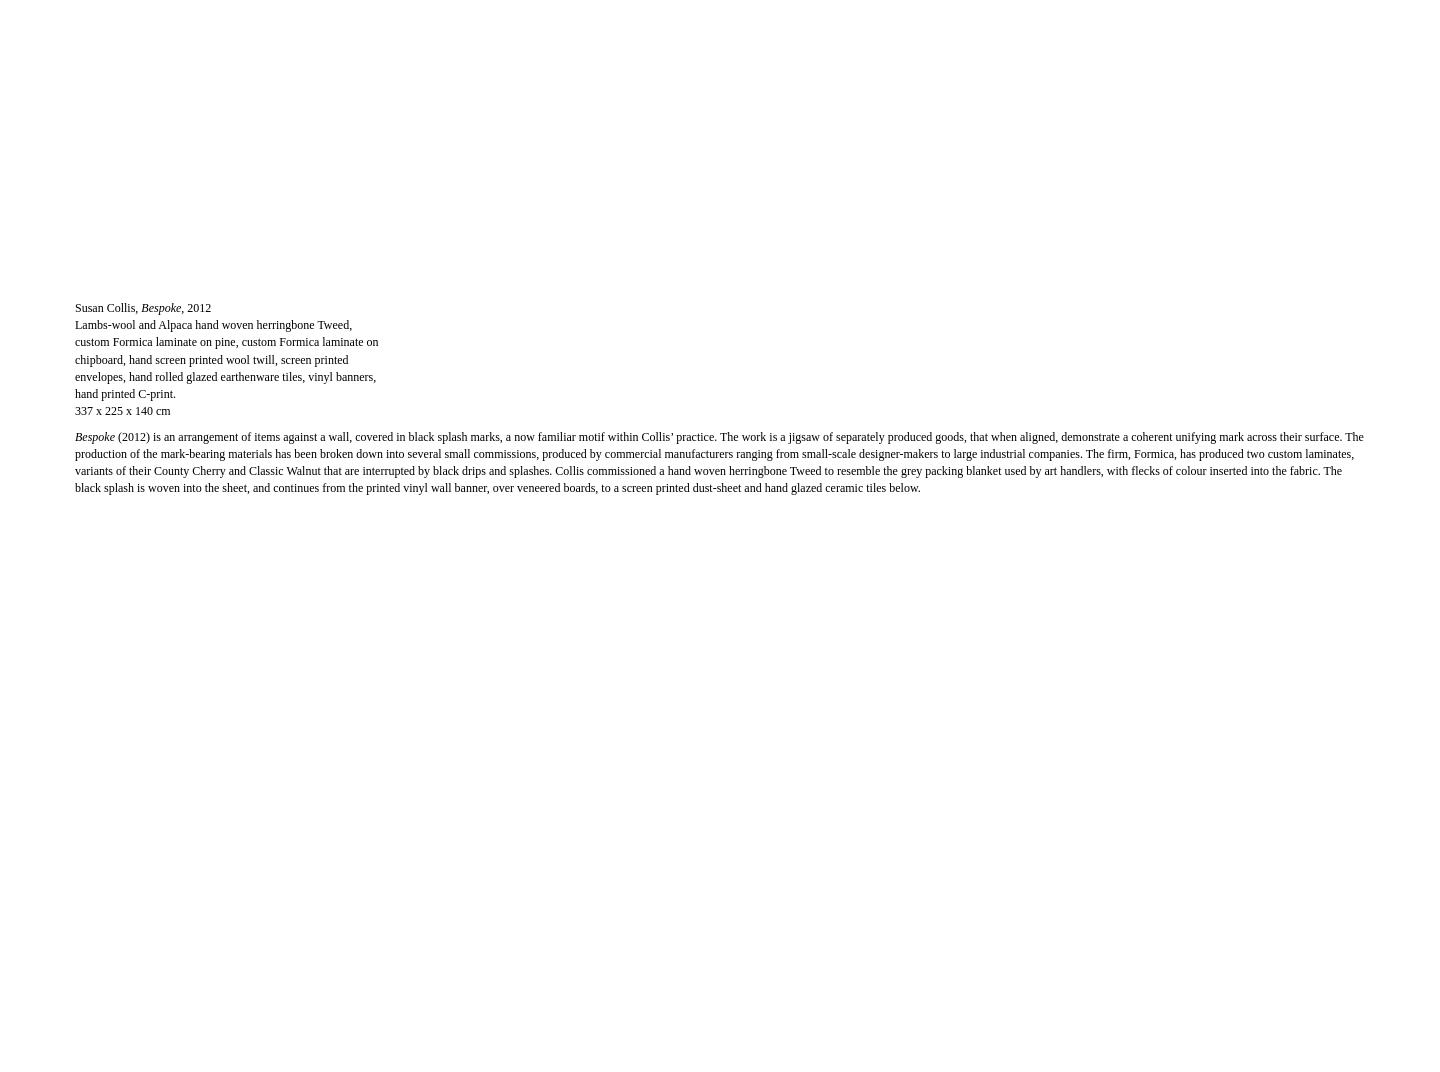 The height and width of the screenshot is (1072, 1440). Describe the element at coordinates (718, 461) in the screenshot. I see `'(2012) is an arrangement of items against a wall, covered in black splash marks, a now familiar motif within Collis’ practice. The work is a jigsaw of separately produced goods, that when aligned, demonstrate a coherent unifying mark across their surface. The production of the mark-bearing materials has been broken down into several small commissions, produced by commercial manufacturers ranging from small-scale designer-makers to large industrial companies. The firm, Formica, has produced two custom laminates, variants of their County Cherry and Classic Walnut that are interrupted by black drips and splashes. Collis commissioned a hand woven herringbone Tweed to resemble the grey packing blanket used by art handlers, with flecks of colour inserted into the fabric. The black splash is woven into the sheet, and continues from the printed vinyl wall banner, over veneered boards, to a screen printed dust-sheet and hand glazed ceramic tiles below.'` at that location.